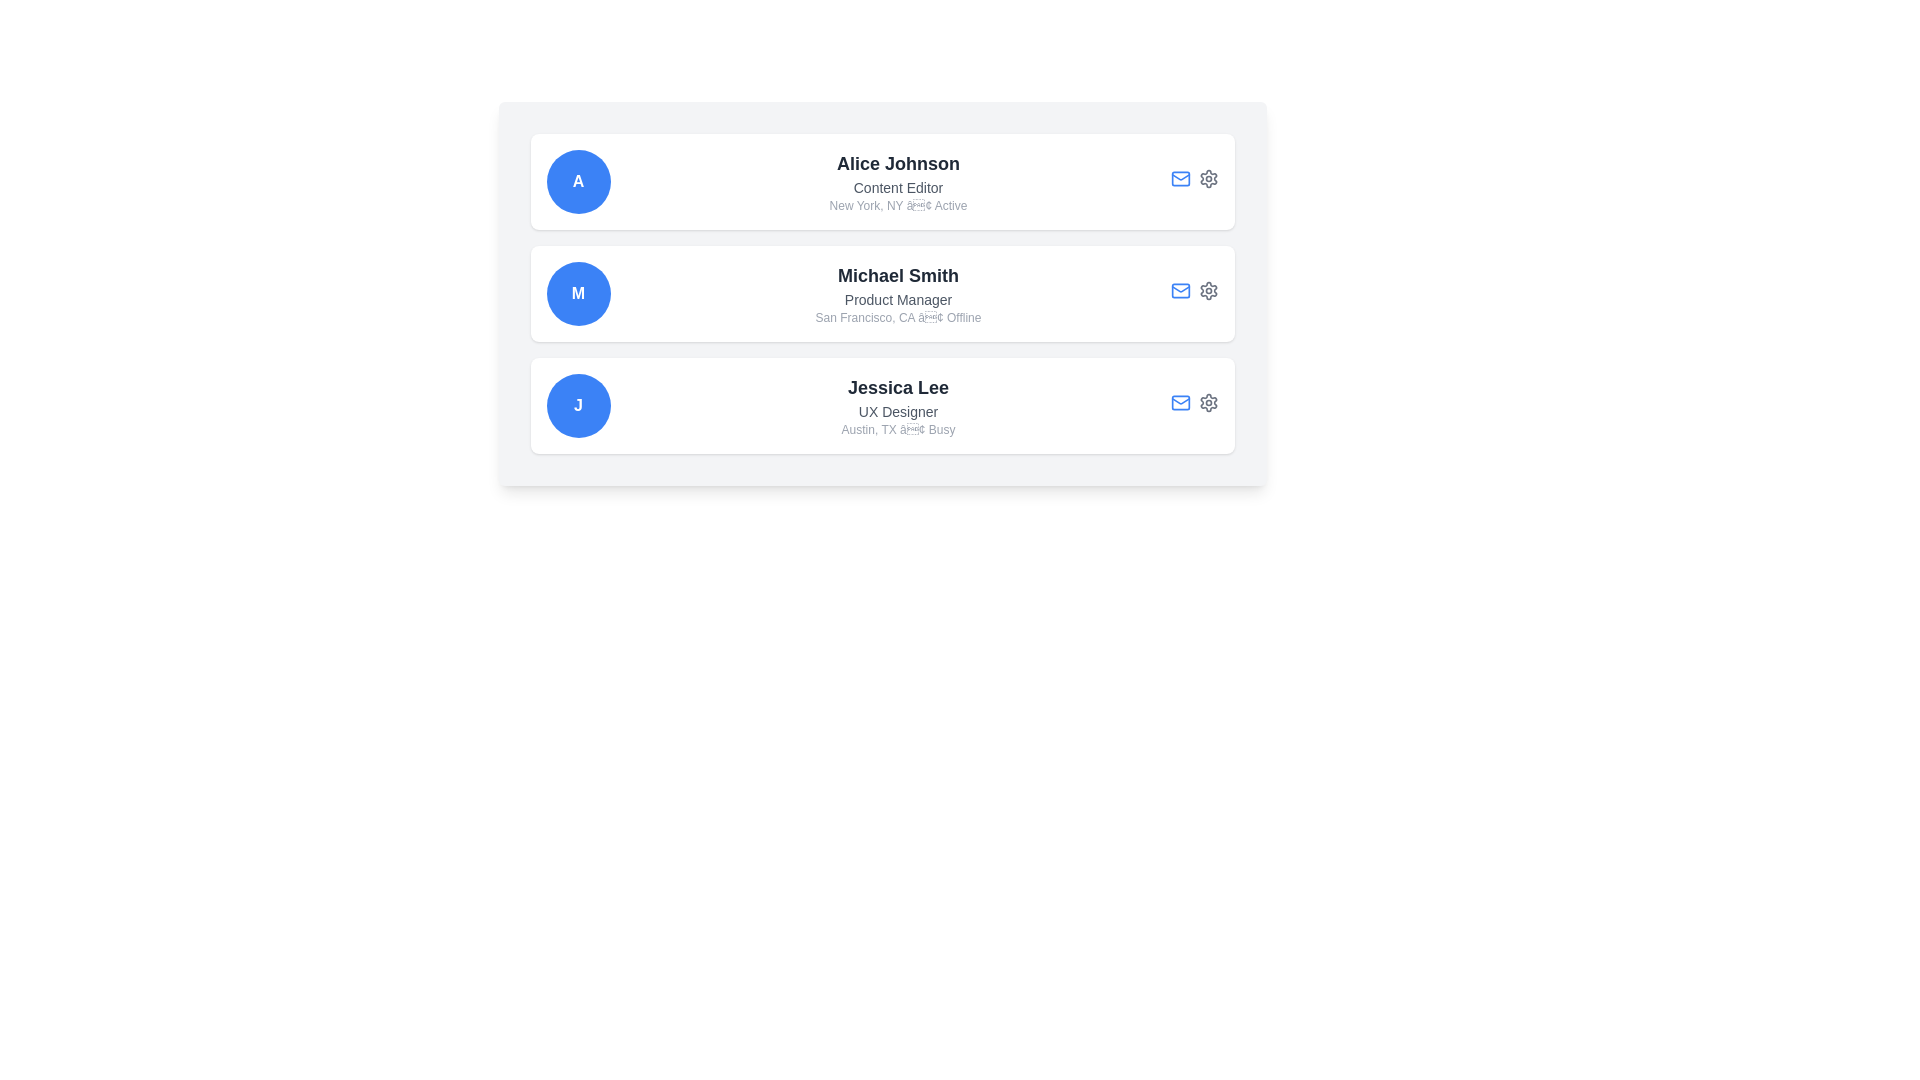 The width and height of the screenshot is (1920, 1080). Describe the element at coordinates (1207, 290) in the screenshot. I see `the gear icon indicating settings, located to the right of 'Michael Smith' in the middle profile card` at that location.